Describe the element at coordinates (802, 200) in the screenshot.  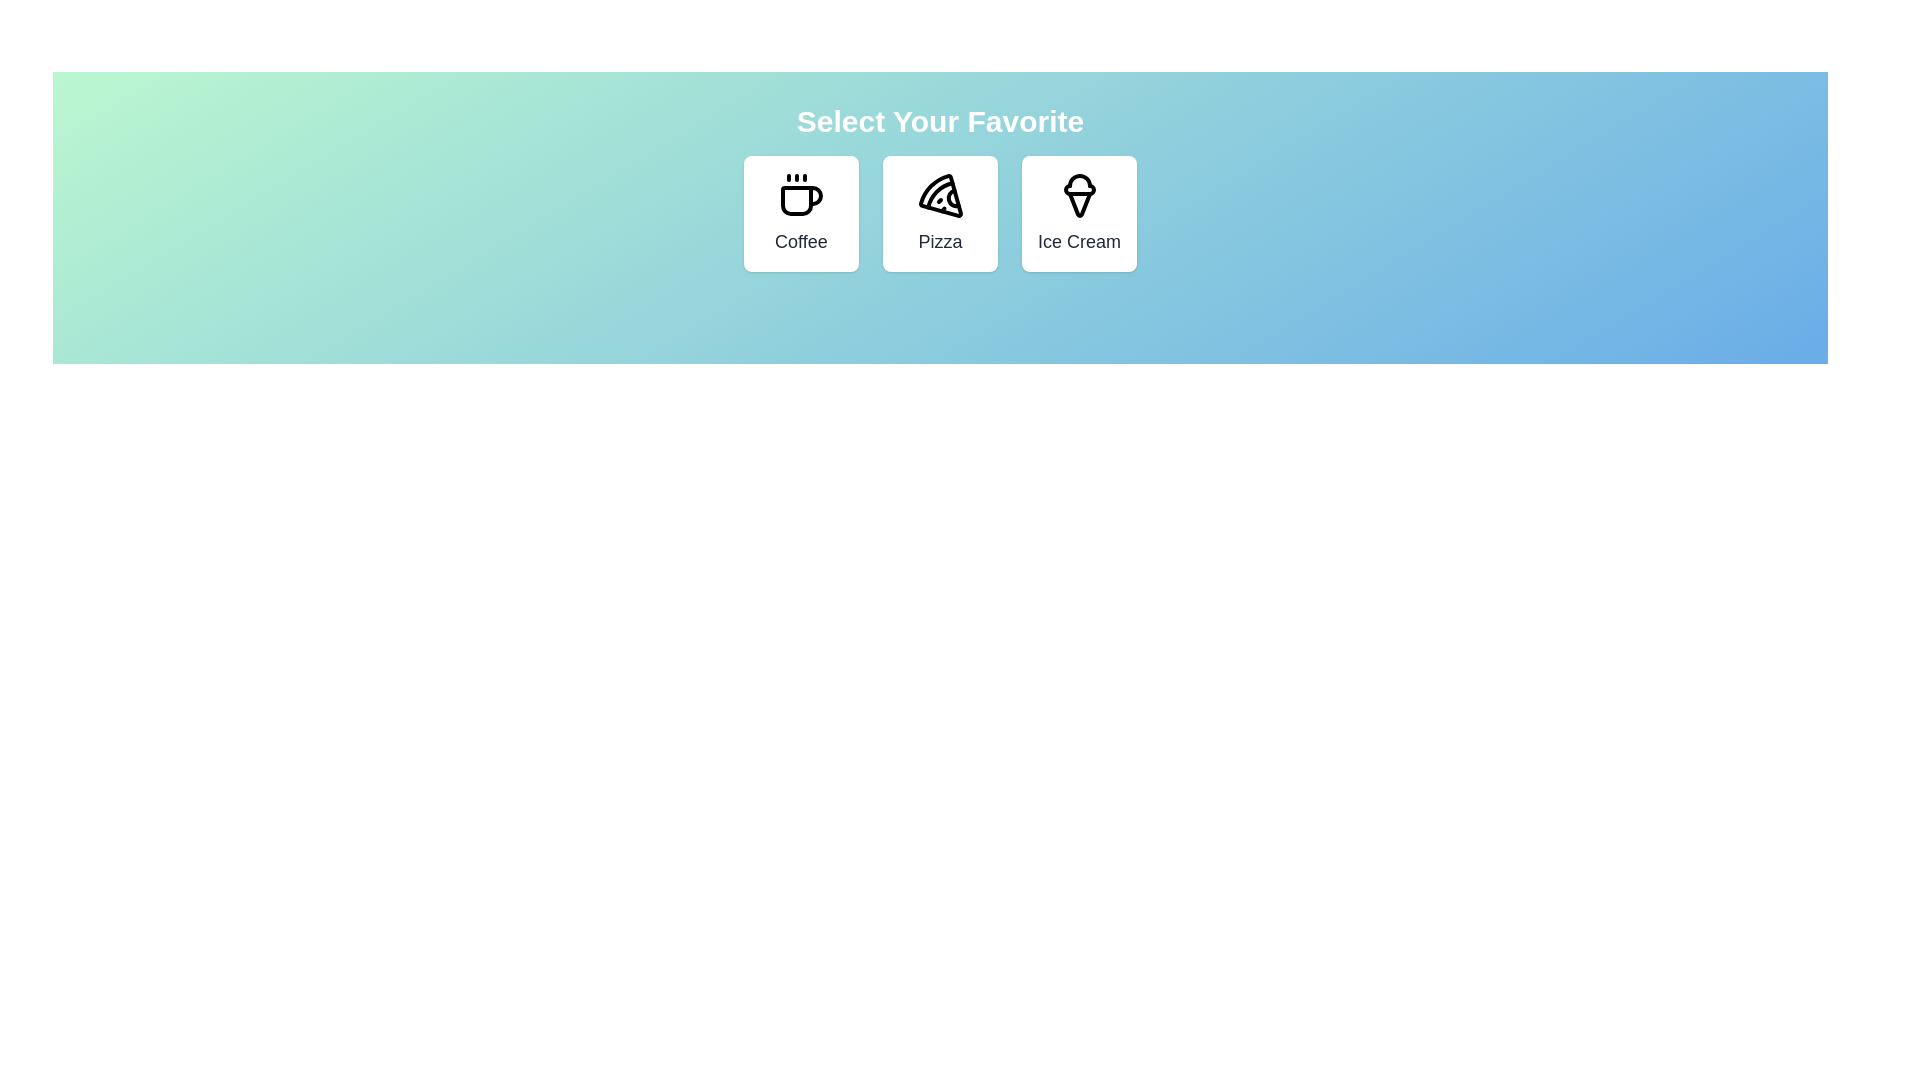
I see `the coffee-themed icon within the left-most graphic tile under the title 'Select Your Favorite'` at that location.